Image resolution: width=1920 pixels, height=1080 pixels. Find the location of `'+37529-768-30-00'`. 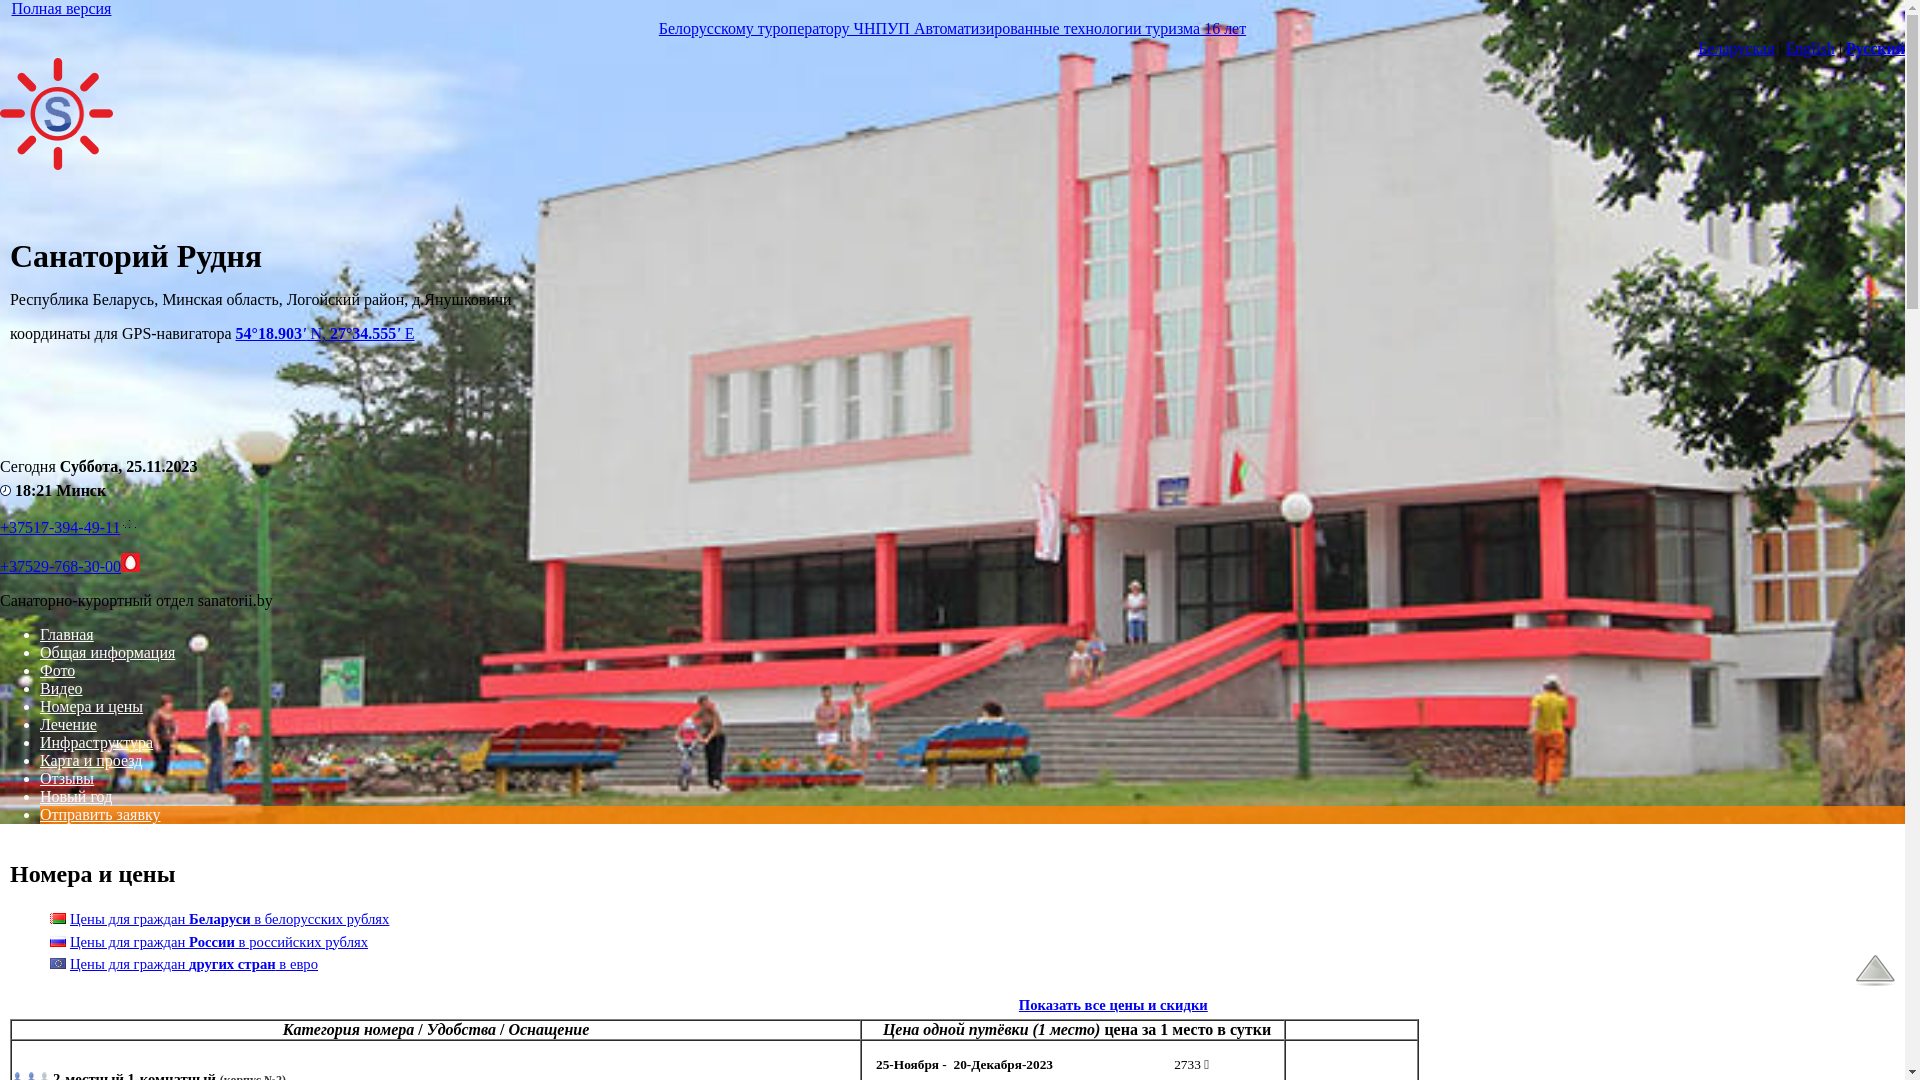

'+37529-768-30-00' is located at coordinates (60, 566).